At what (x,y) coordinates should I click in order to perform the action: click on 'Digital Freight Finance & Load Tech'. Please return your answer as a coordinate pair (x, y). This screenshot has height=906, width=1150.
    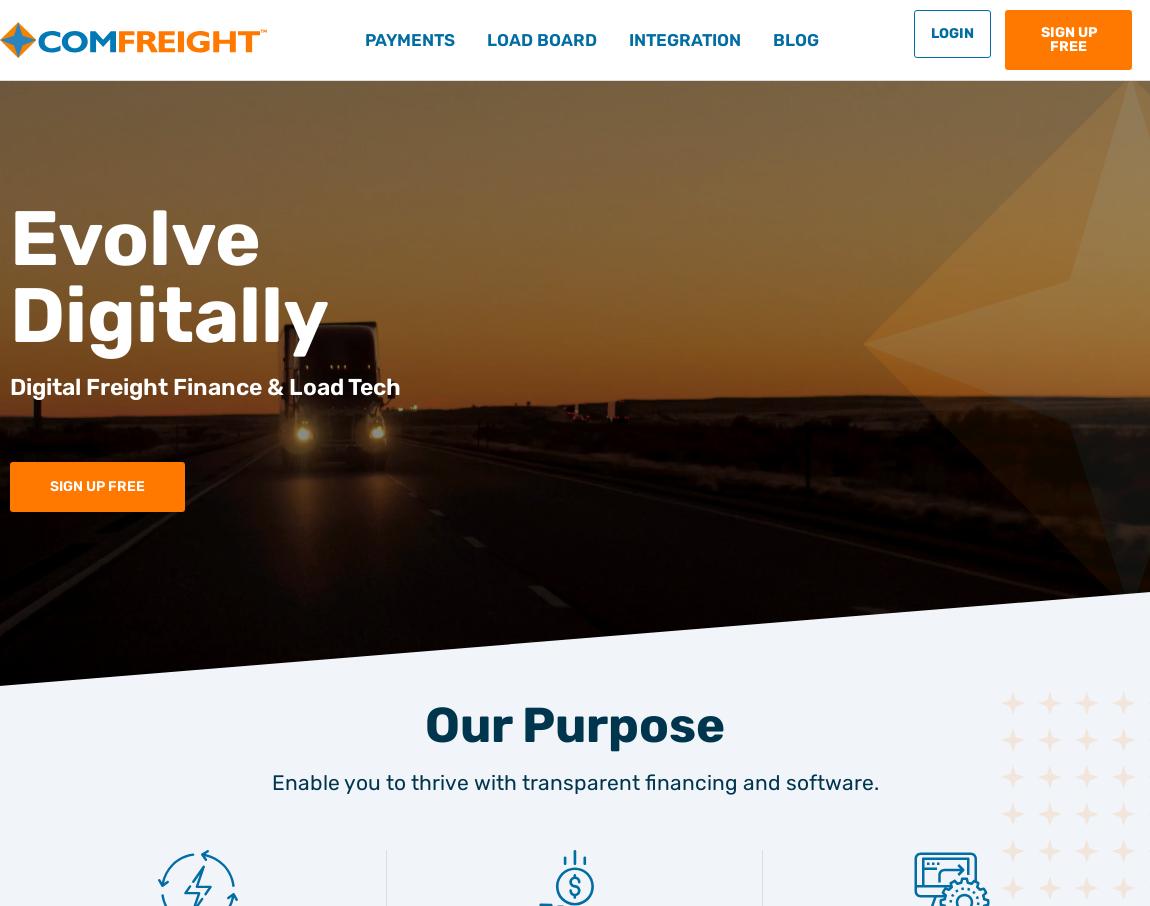
    Looking at the image, I should click on (9, 386).